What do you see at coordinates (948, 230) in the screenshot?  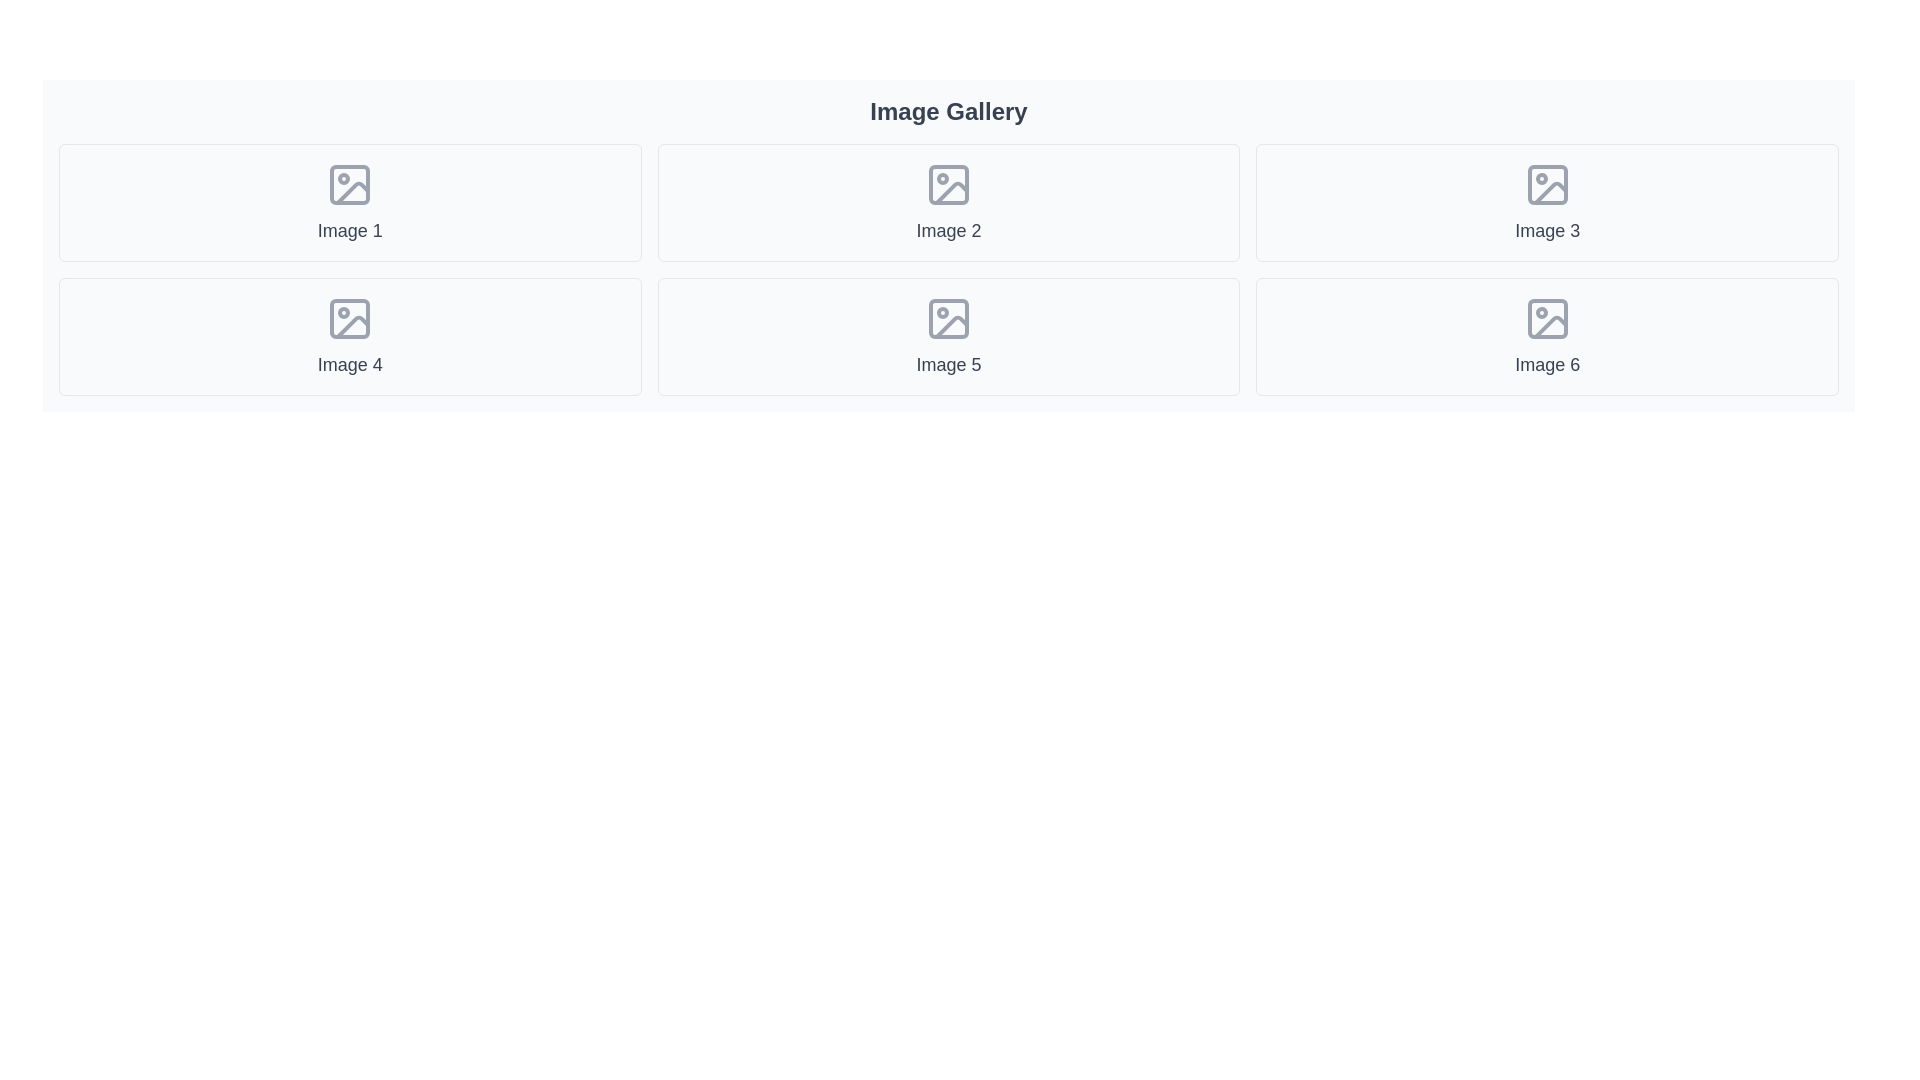 I see `the text label reading 'Image 2', which is styled with a medium font size and gray color, located directly beneath an image icon in a 2x3 grid gallery structure` at bounding box center [948, 230].